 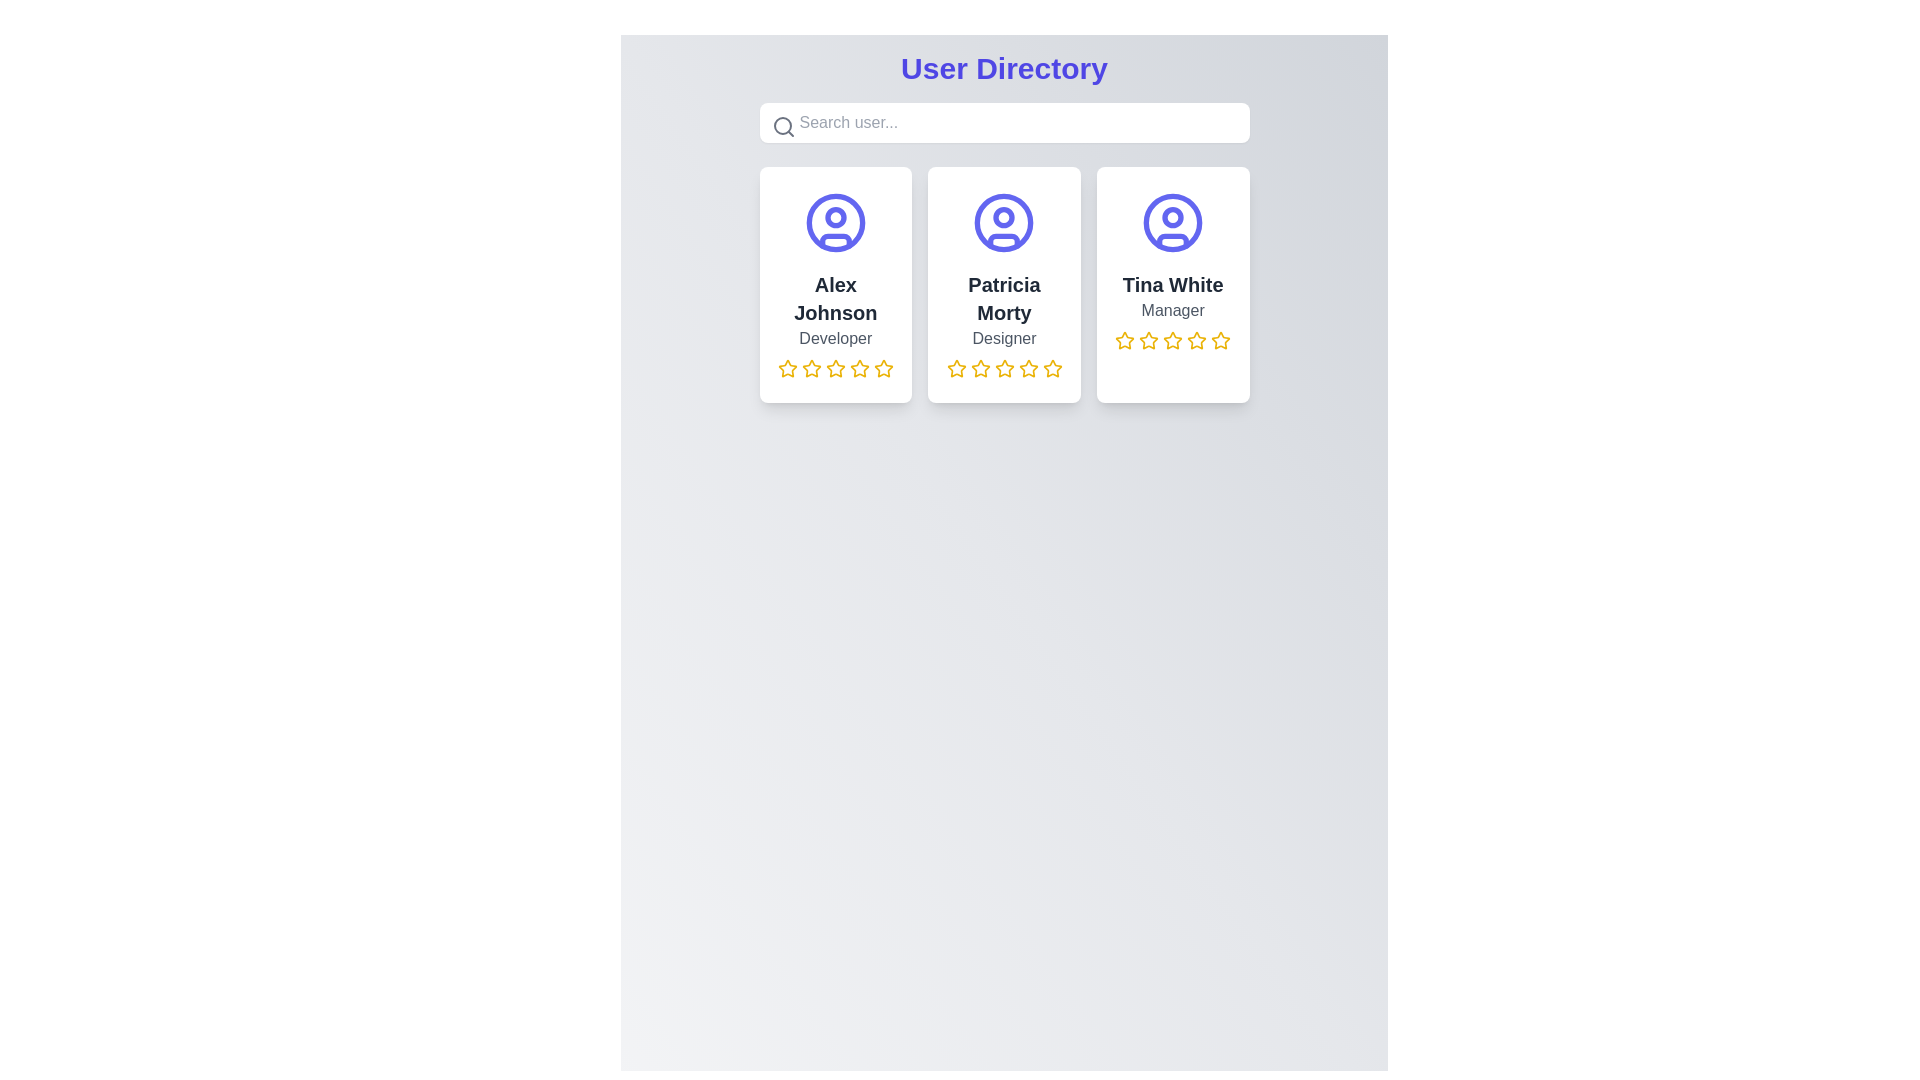 What do you see at coordinates (1173, 339) in the screenshot?
I see `the highlighted yellow star icon, which is the third star in the five-star rating system for 'Tina White, Manager' located beneath the user's name` at bounding box center [1173, 339].